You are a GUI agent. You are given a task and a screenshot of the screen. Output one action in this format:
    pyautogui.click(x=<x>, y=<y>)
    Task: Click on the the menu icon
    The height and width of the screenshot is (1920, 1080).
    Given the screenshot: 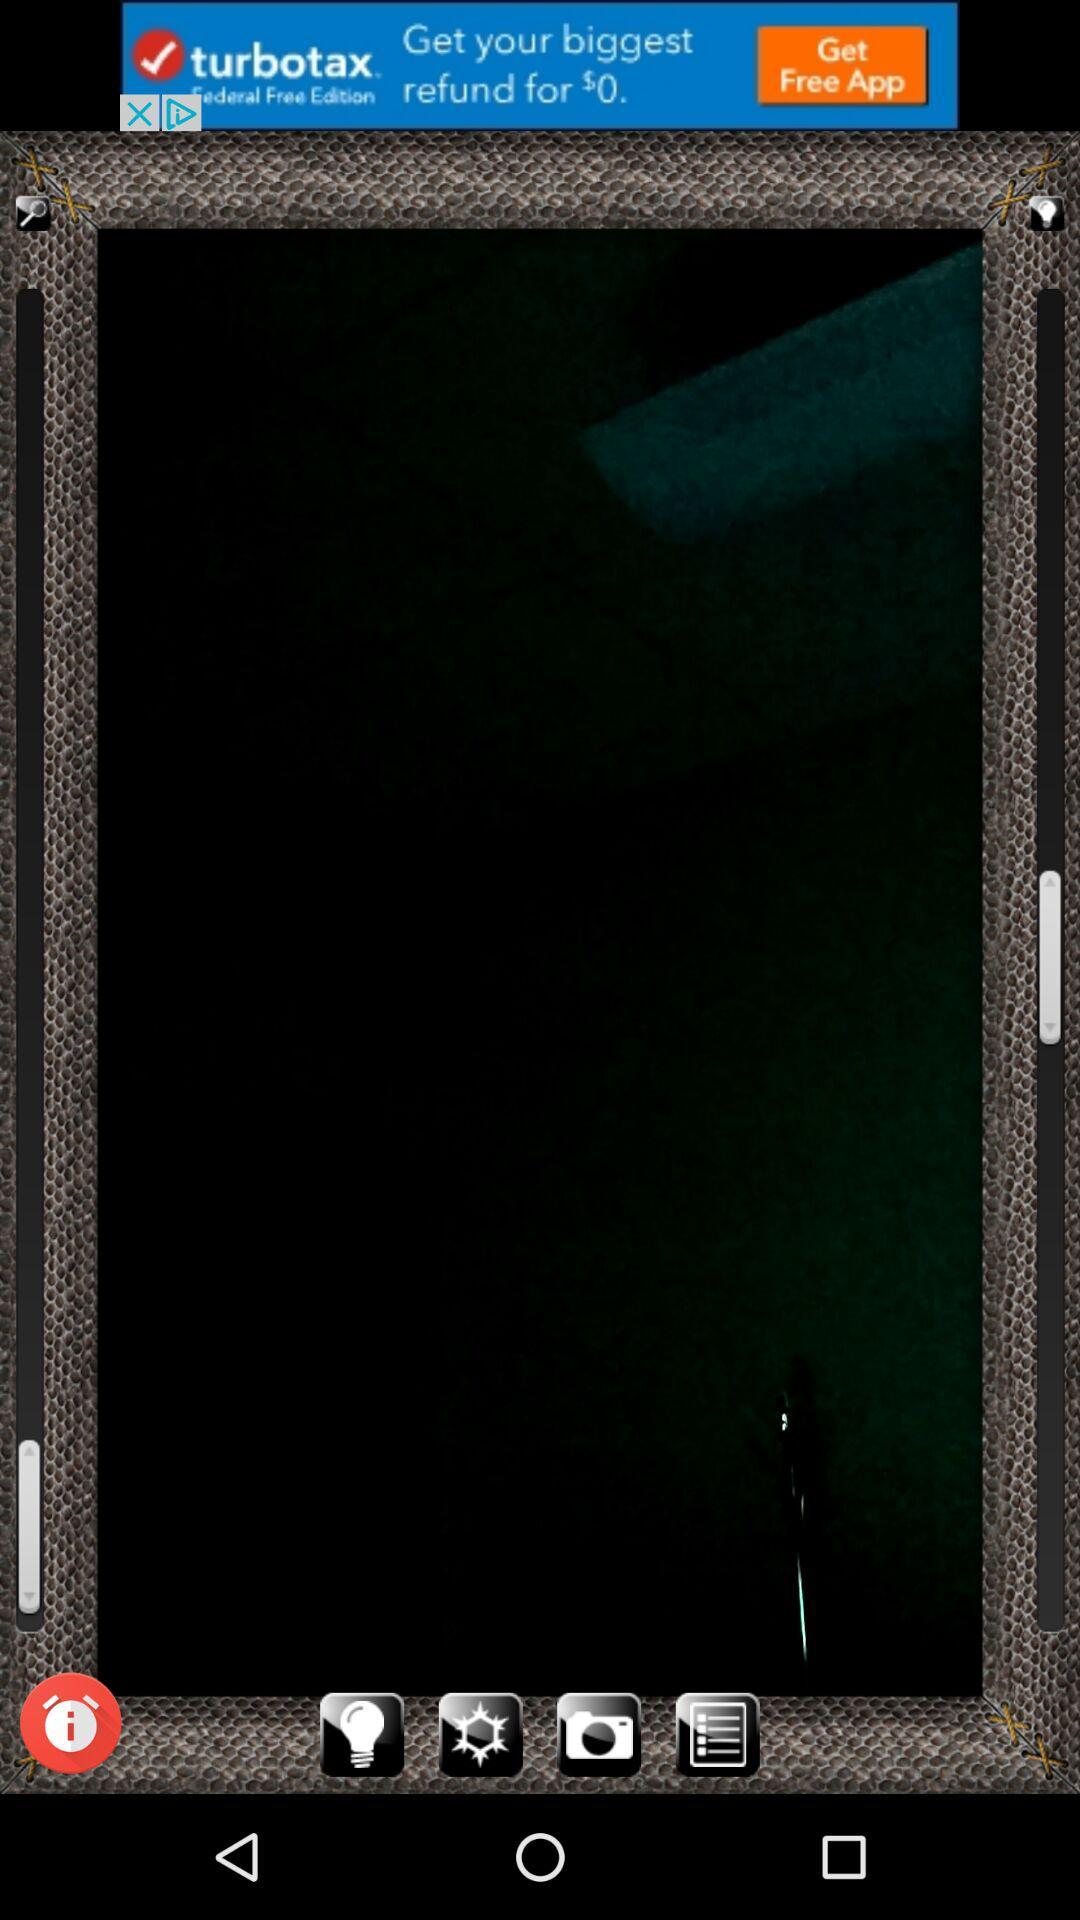 What is the action you would take?
    pyautogui.click(x=716, y=1855)
    